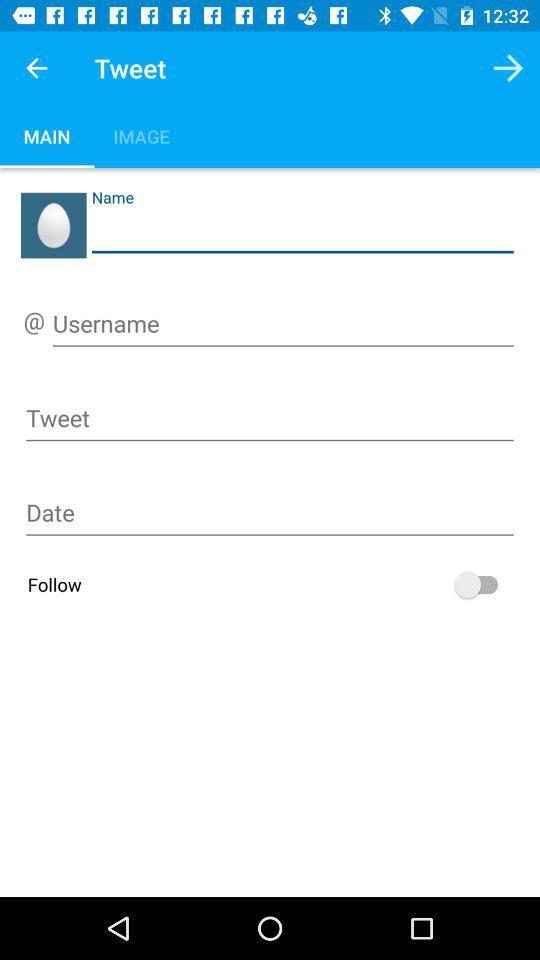 The width and height of the screenshot is (540, 960). Describe the element at coordinates (282, 327) in the screenshot. I see `the username` at that location.